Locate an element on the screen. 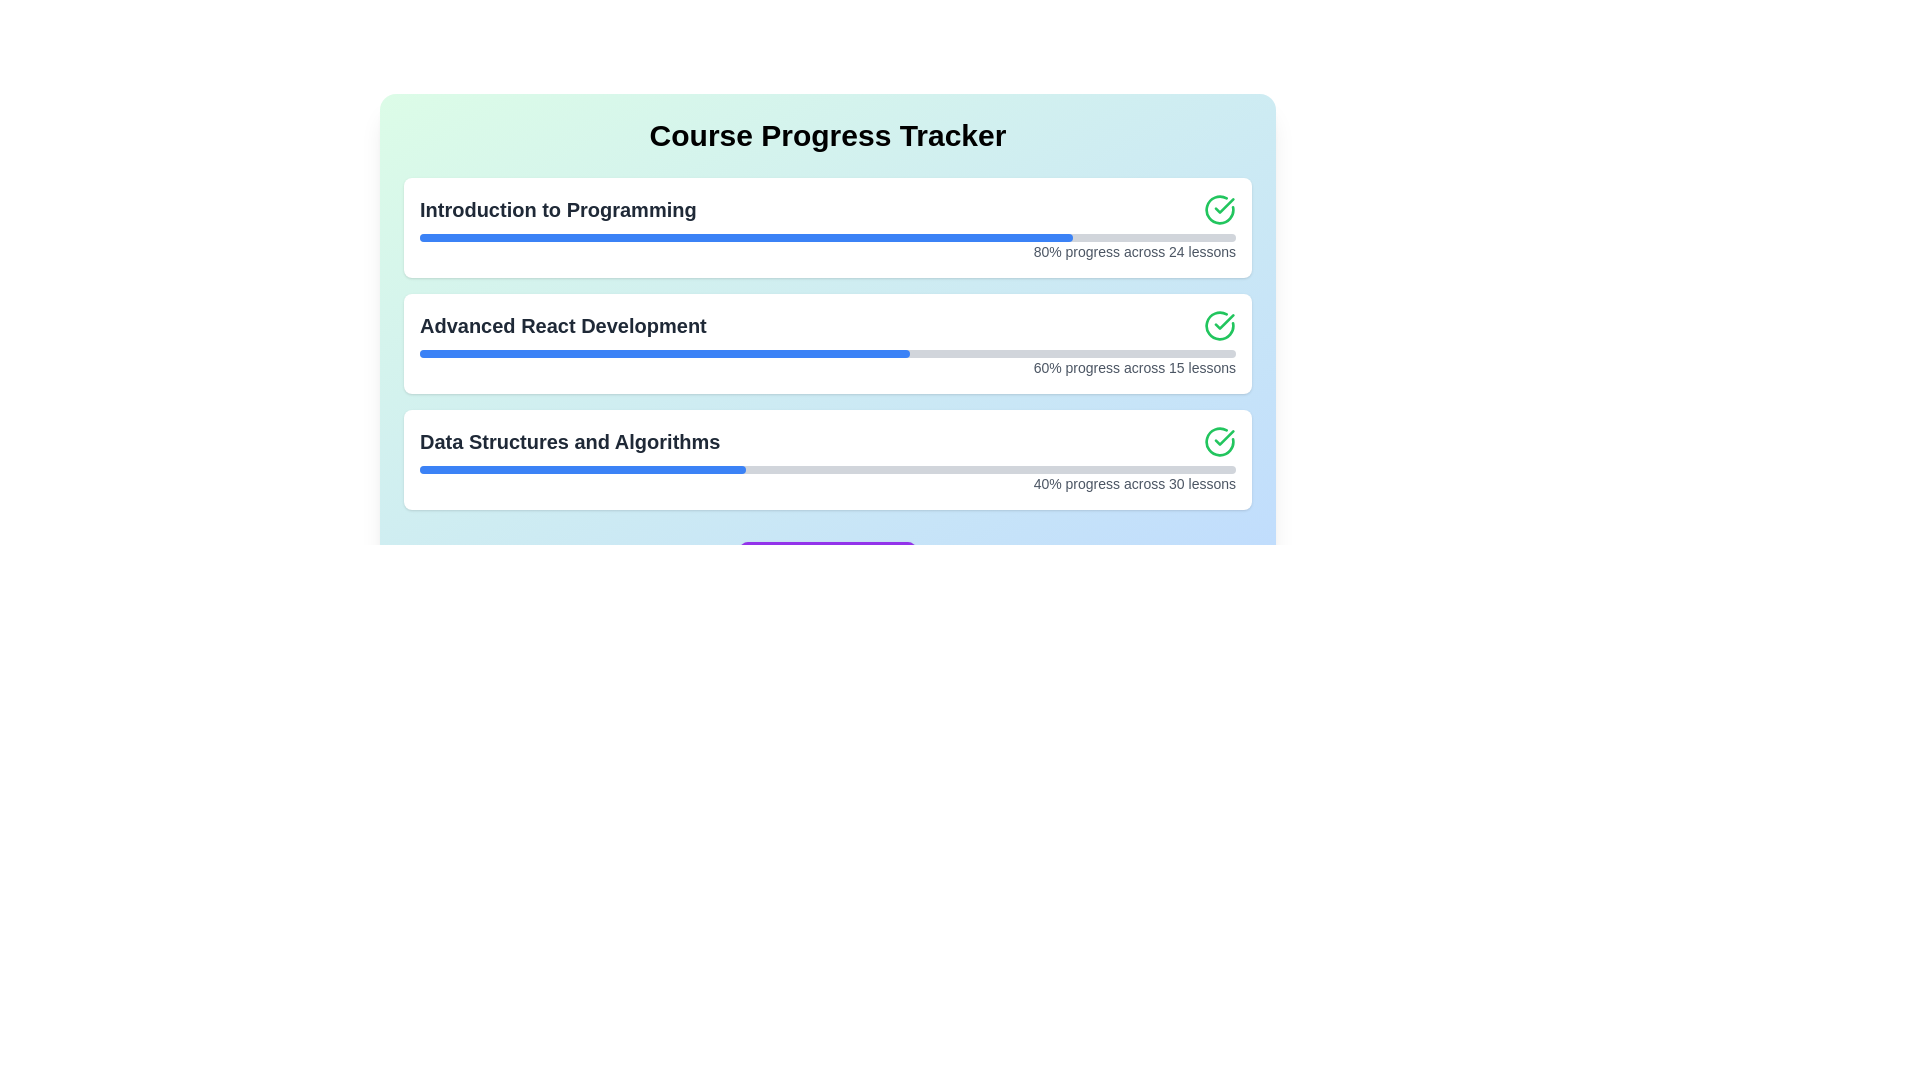  course title and progress details from the informational card representing the 'Data Structures and Algorithms' lessons, which is the third card in the vertical list of progress cards is located at coordinates (828, 459).